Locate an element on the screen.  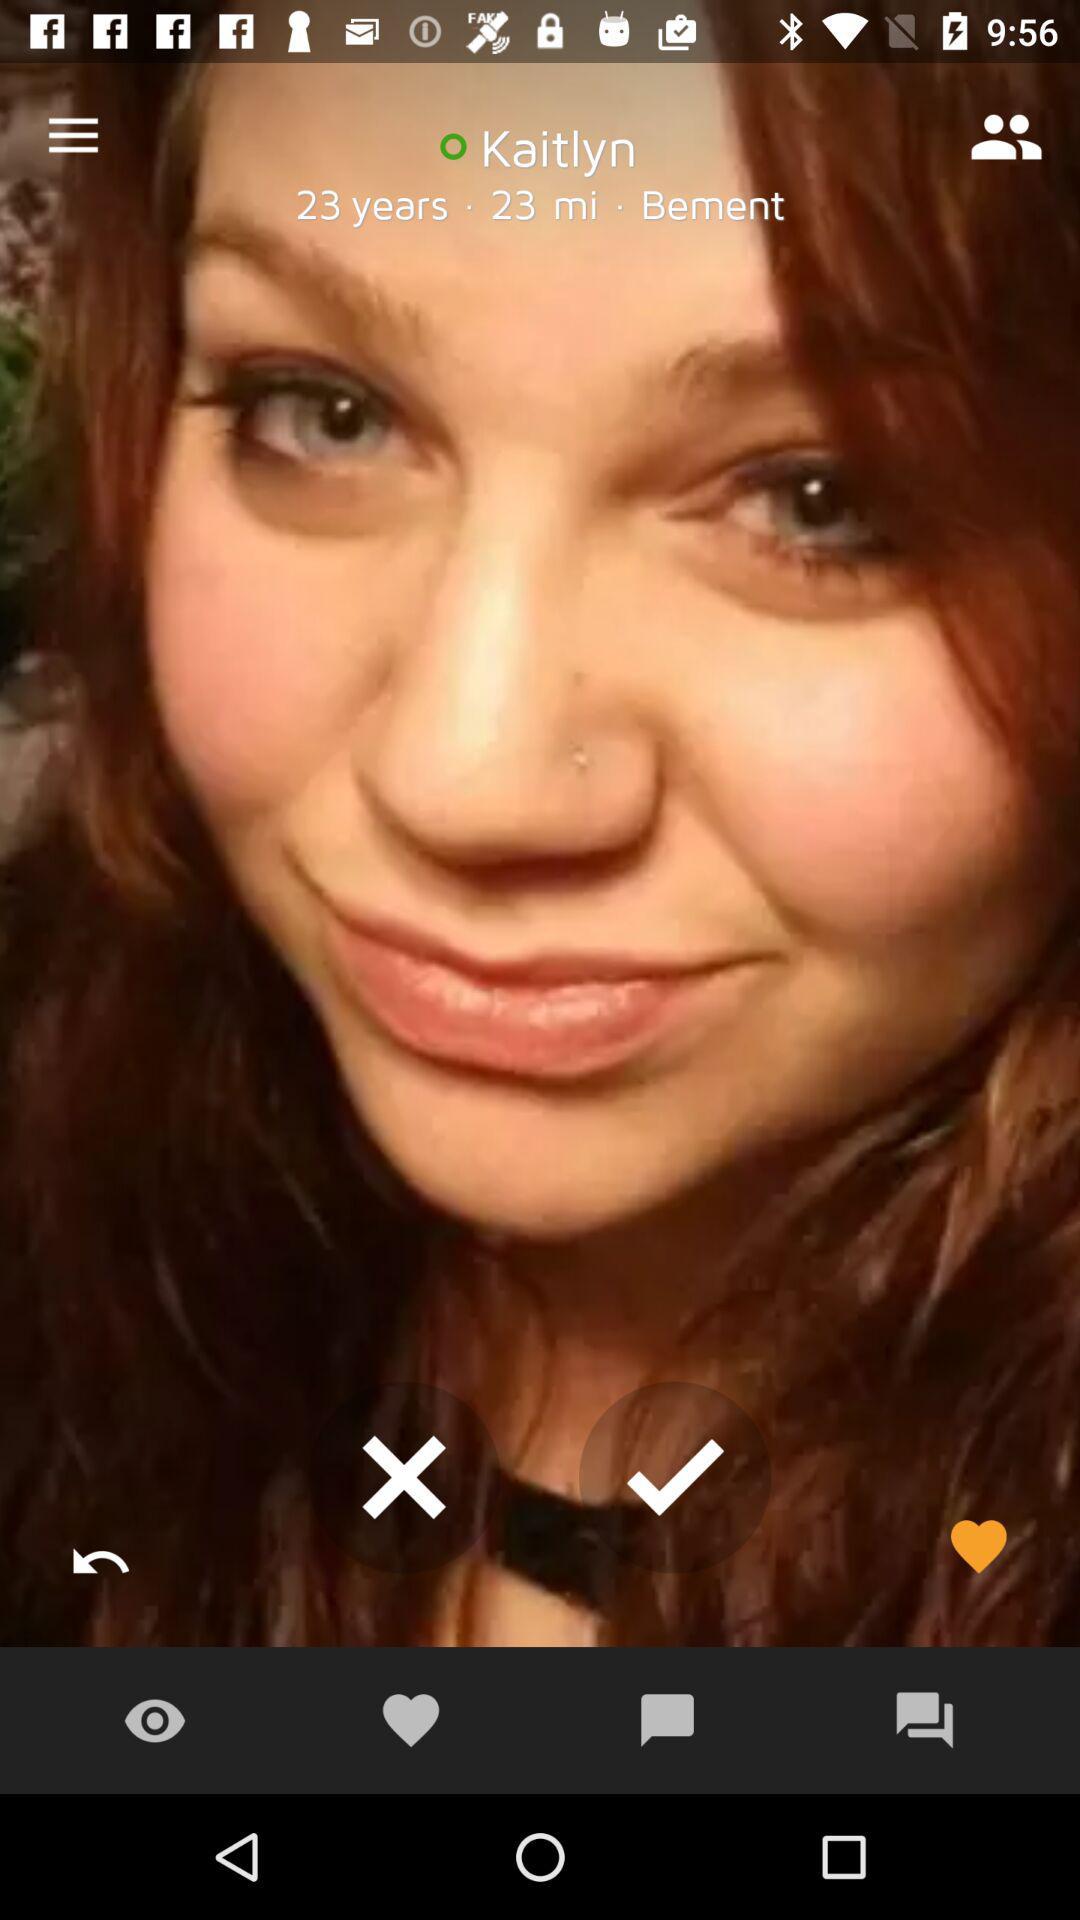
the check icon is located at coordinates (675, 1477).